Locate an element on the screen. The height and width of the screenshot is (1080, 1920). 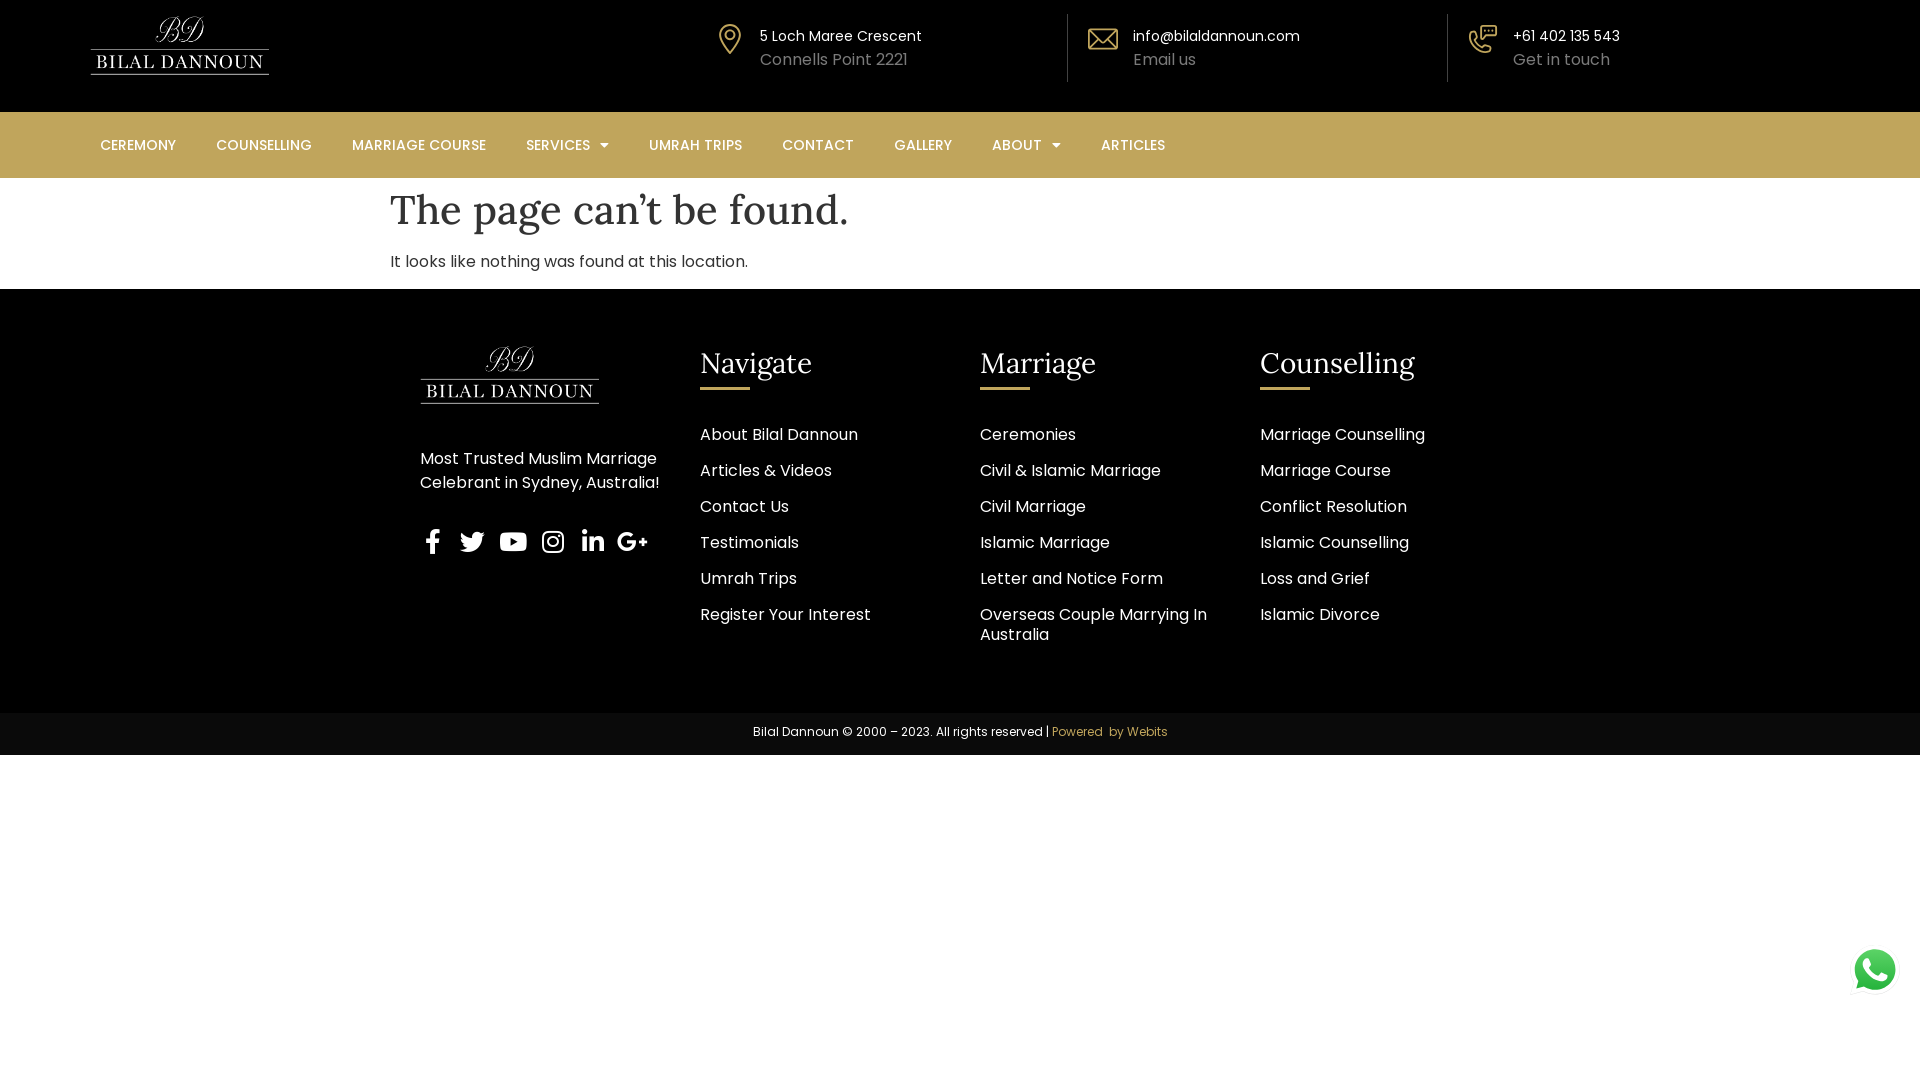
'ABOUT' is located at coordinates (1026, 144).